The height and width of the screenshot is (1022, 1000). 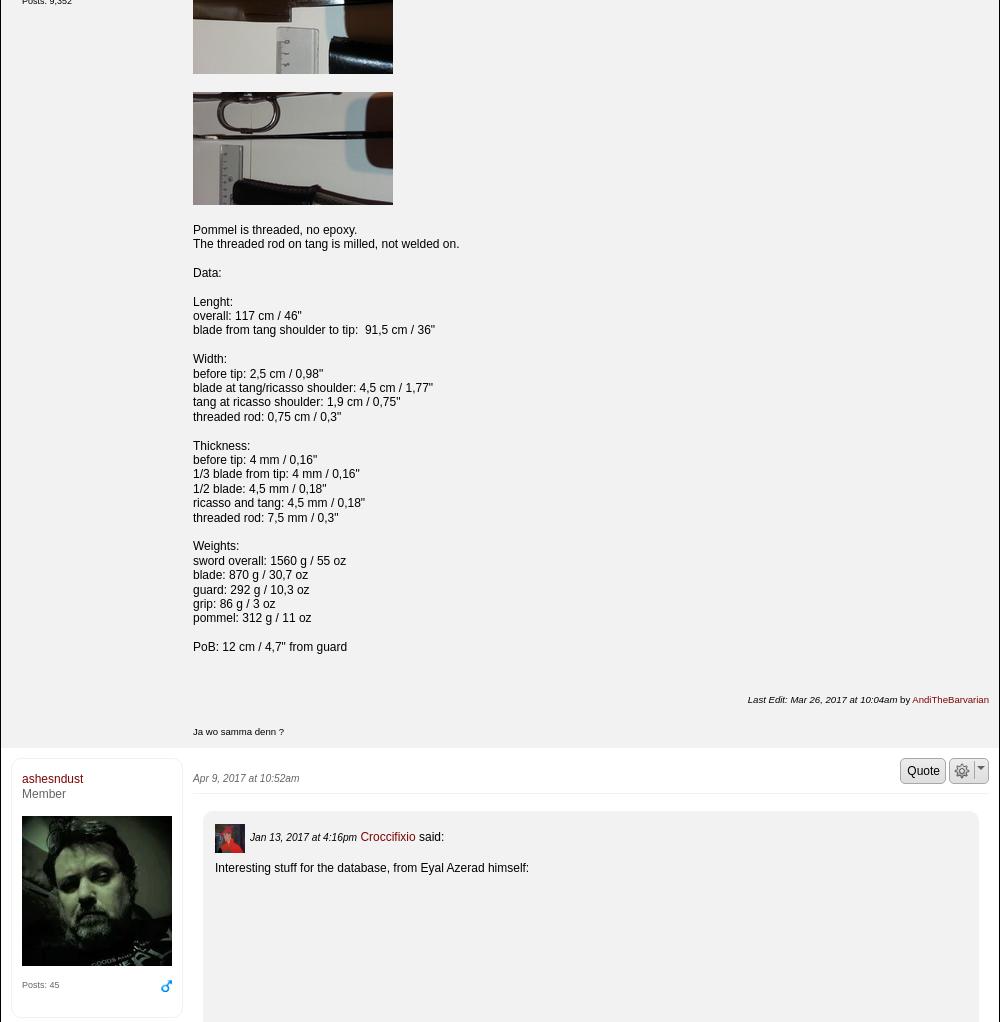 What do you see at coordinates (312, 386) in the screenshot?
I see `'blade at tang/ricasso shoulder: 4,5 cm / 1,77"'` at bounding box center [312, 386].